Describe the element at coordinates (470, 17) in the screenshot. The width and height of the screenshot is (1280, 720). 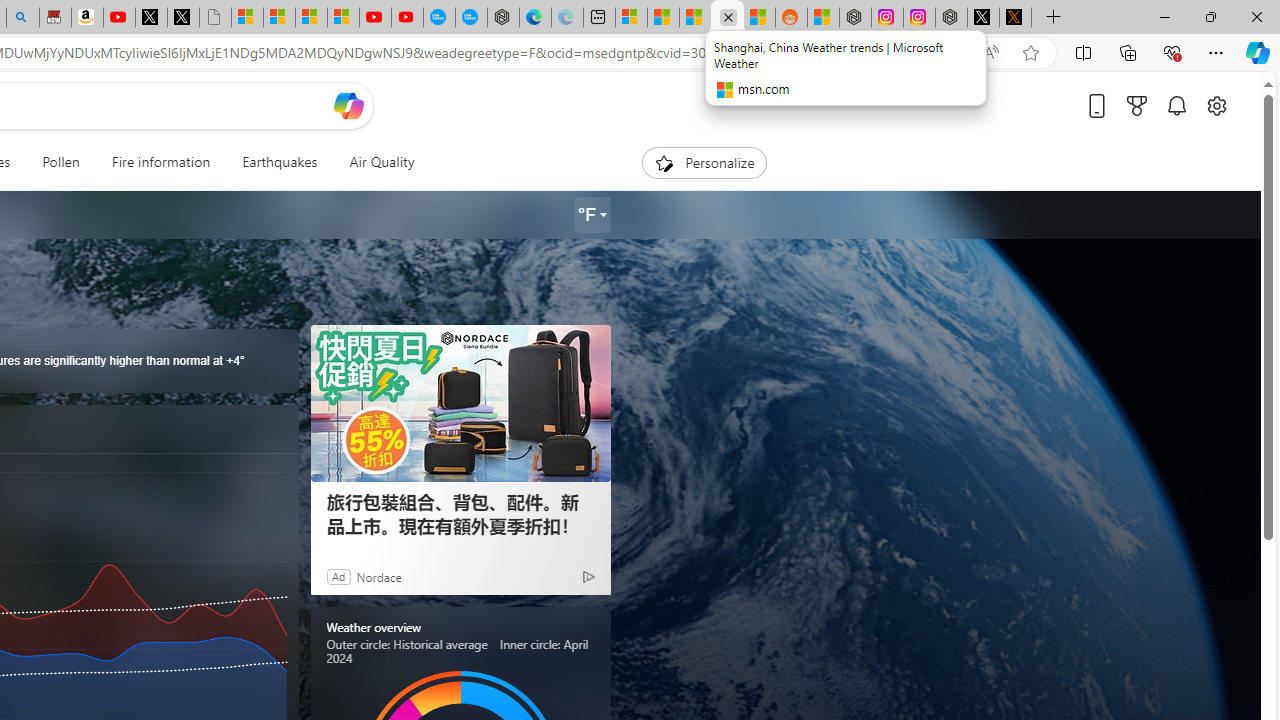
I see `'The most popular Google '` at that location.